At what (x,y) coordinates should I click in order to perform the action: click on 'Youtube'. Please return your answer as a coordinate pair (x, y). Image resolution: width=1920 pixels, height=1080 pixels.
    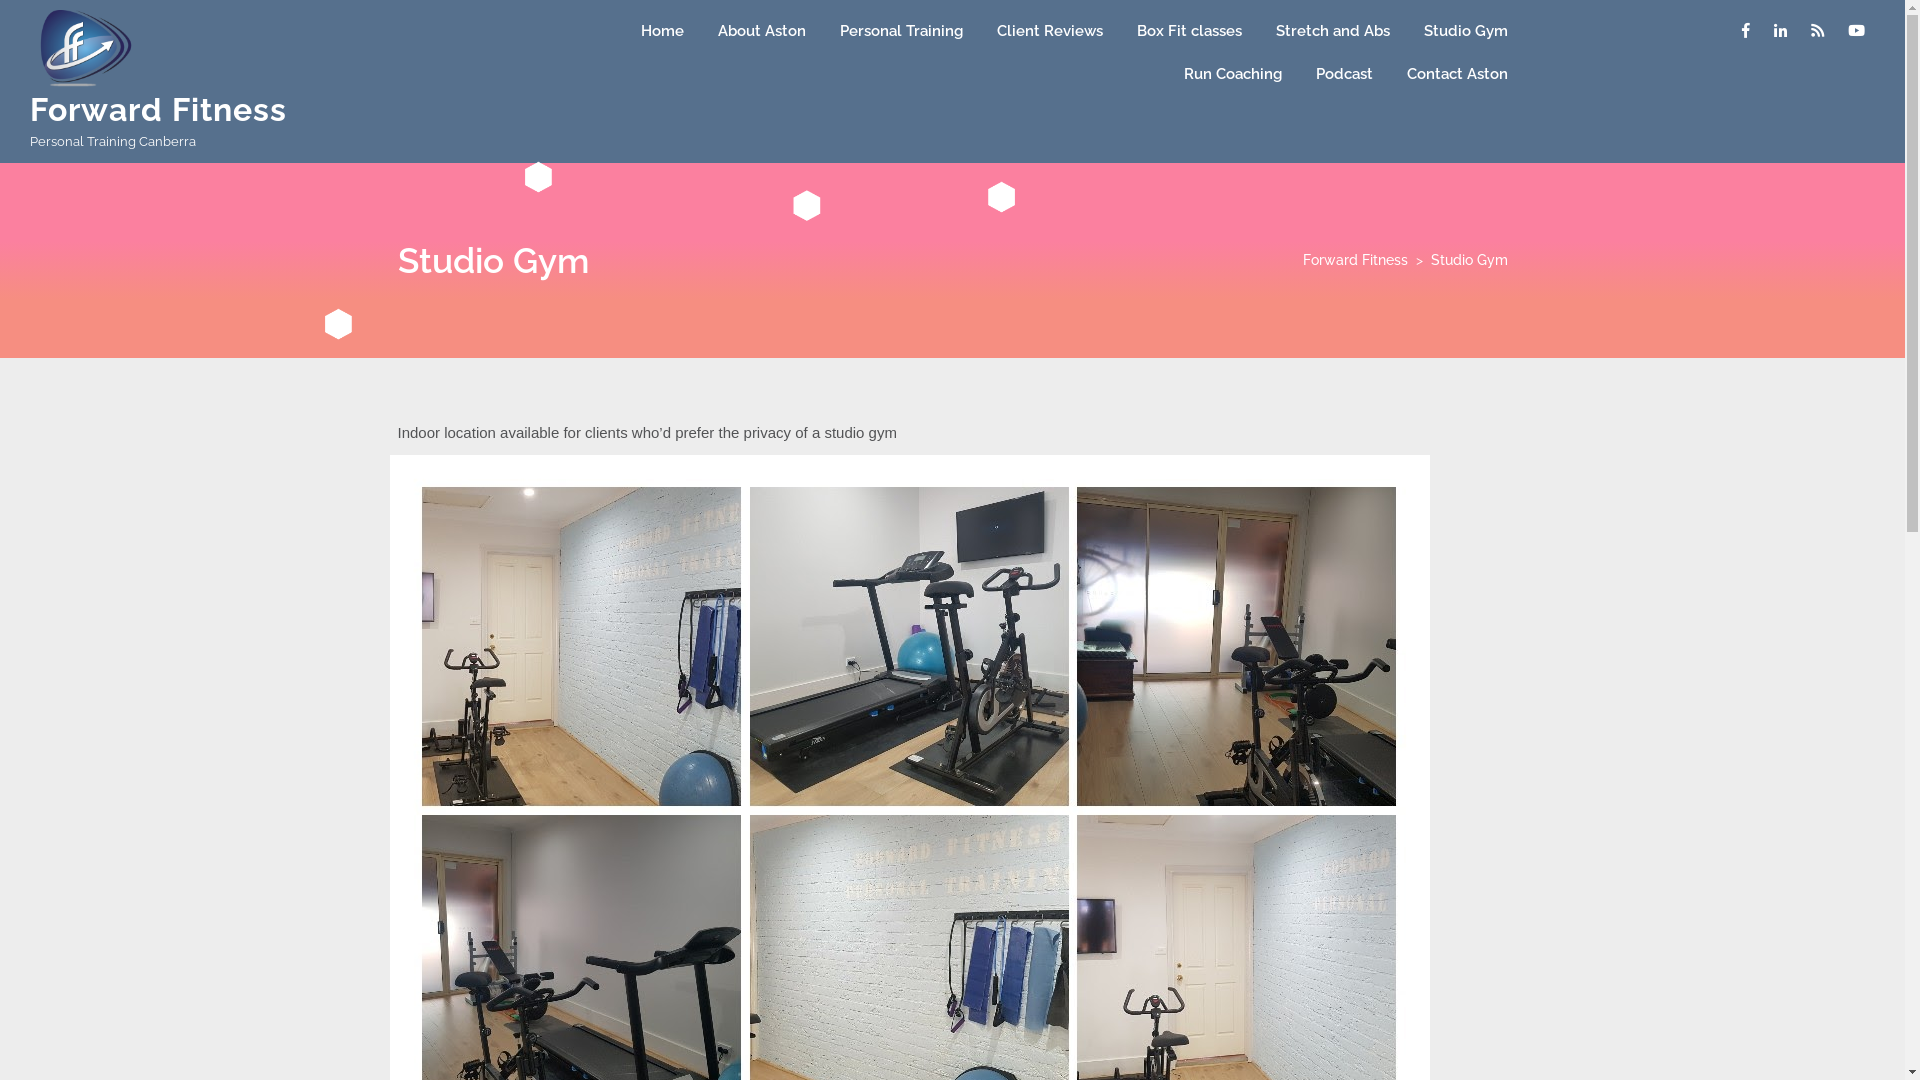
    Looking at the image, I should click on (1855, 30).